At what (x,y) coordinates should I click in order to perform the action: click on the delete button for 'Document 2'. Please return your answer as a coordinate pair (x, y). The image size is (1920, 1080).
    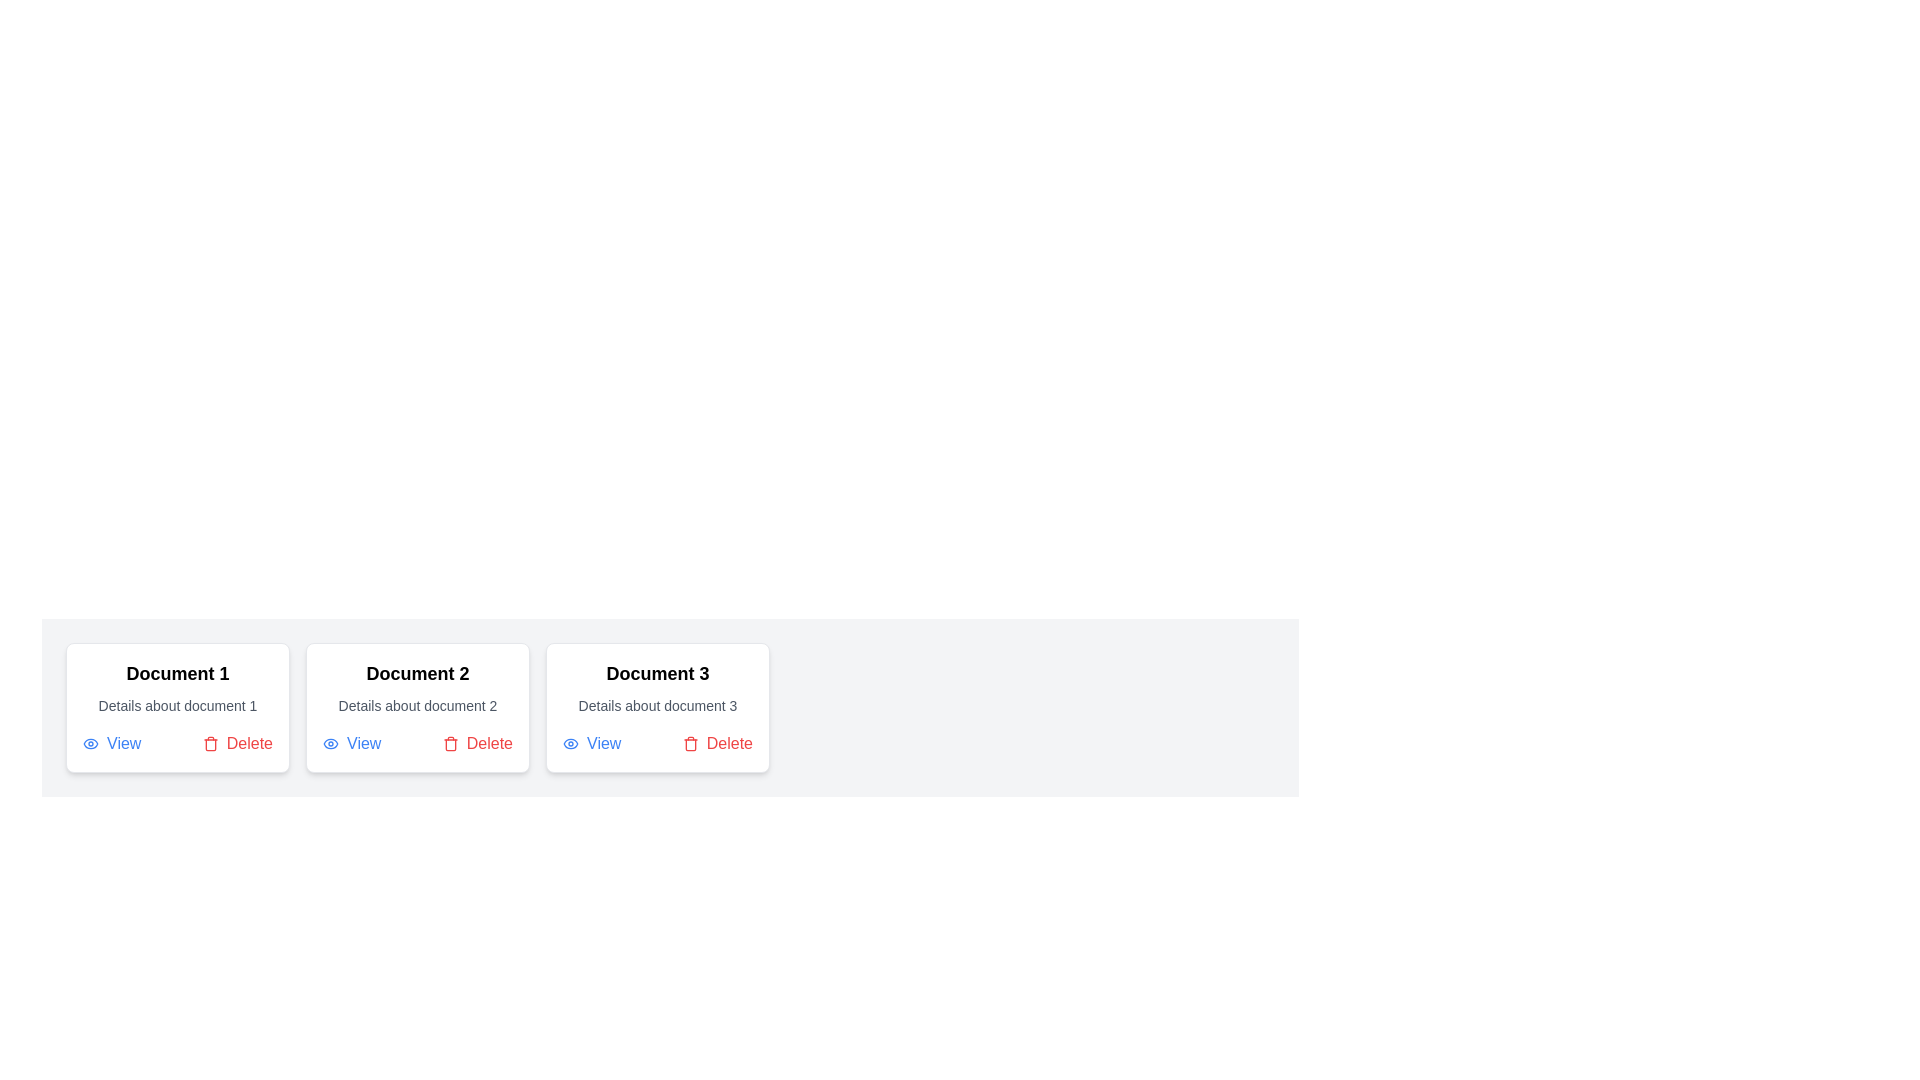
    Looking at the image, I should click on (476, 744).